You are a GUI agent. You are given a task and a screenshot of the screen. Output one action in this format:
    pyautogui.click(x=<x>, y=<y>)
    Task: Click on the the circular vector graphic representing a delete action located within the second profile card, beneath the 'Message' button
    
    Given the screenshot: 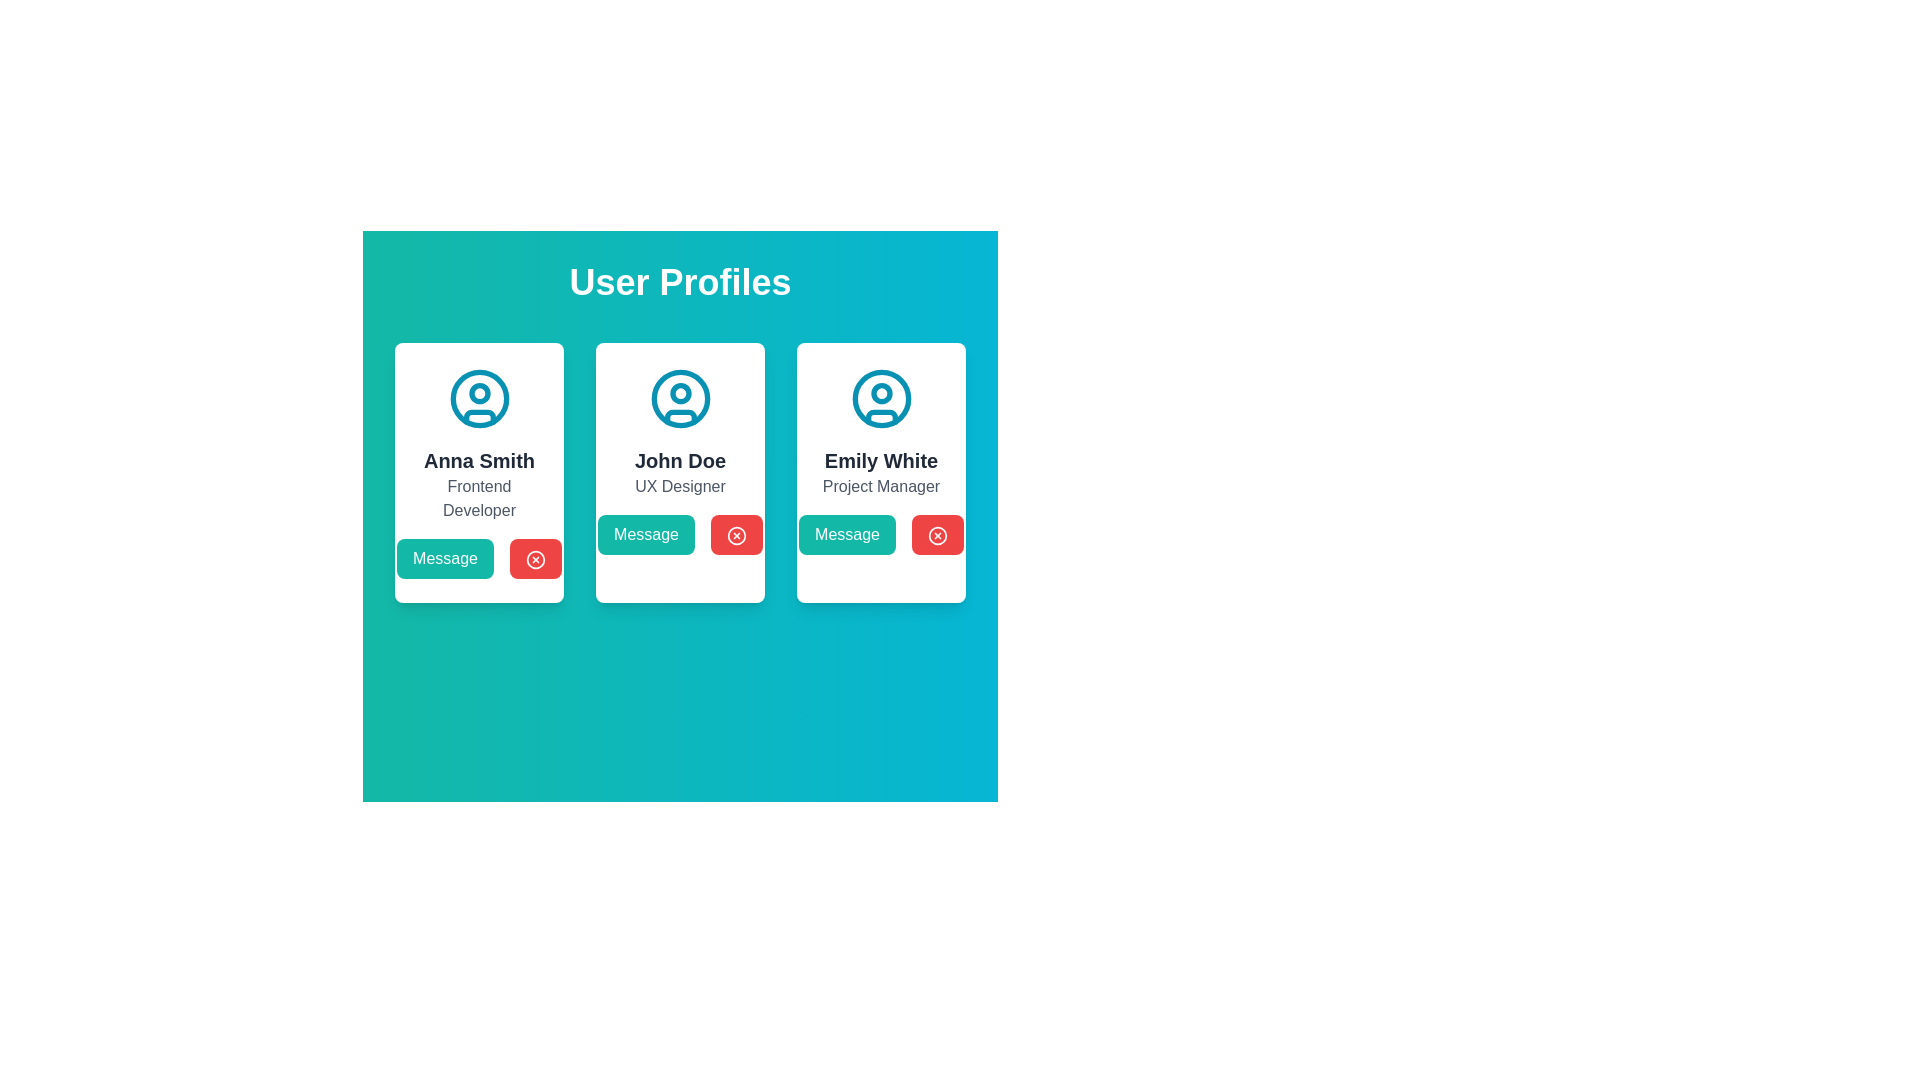 What is the action you would take?
    pyautogui.click(x=536, y=559)
    